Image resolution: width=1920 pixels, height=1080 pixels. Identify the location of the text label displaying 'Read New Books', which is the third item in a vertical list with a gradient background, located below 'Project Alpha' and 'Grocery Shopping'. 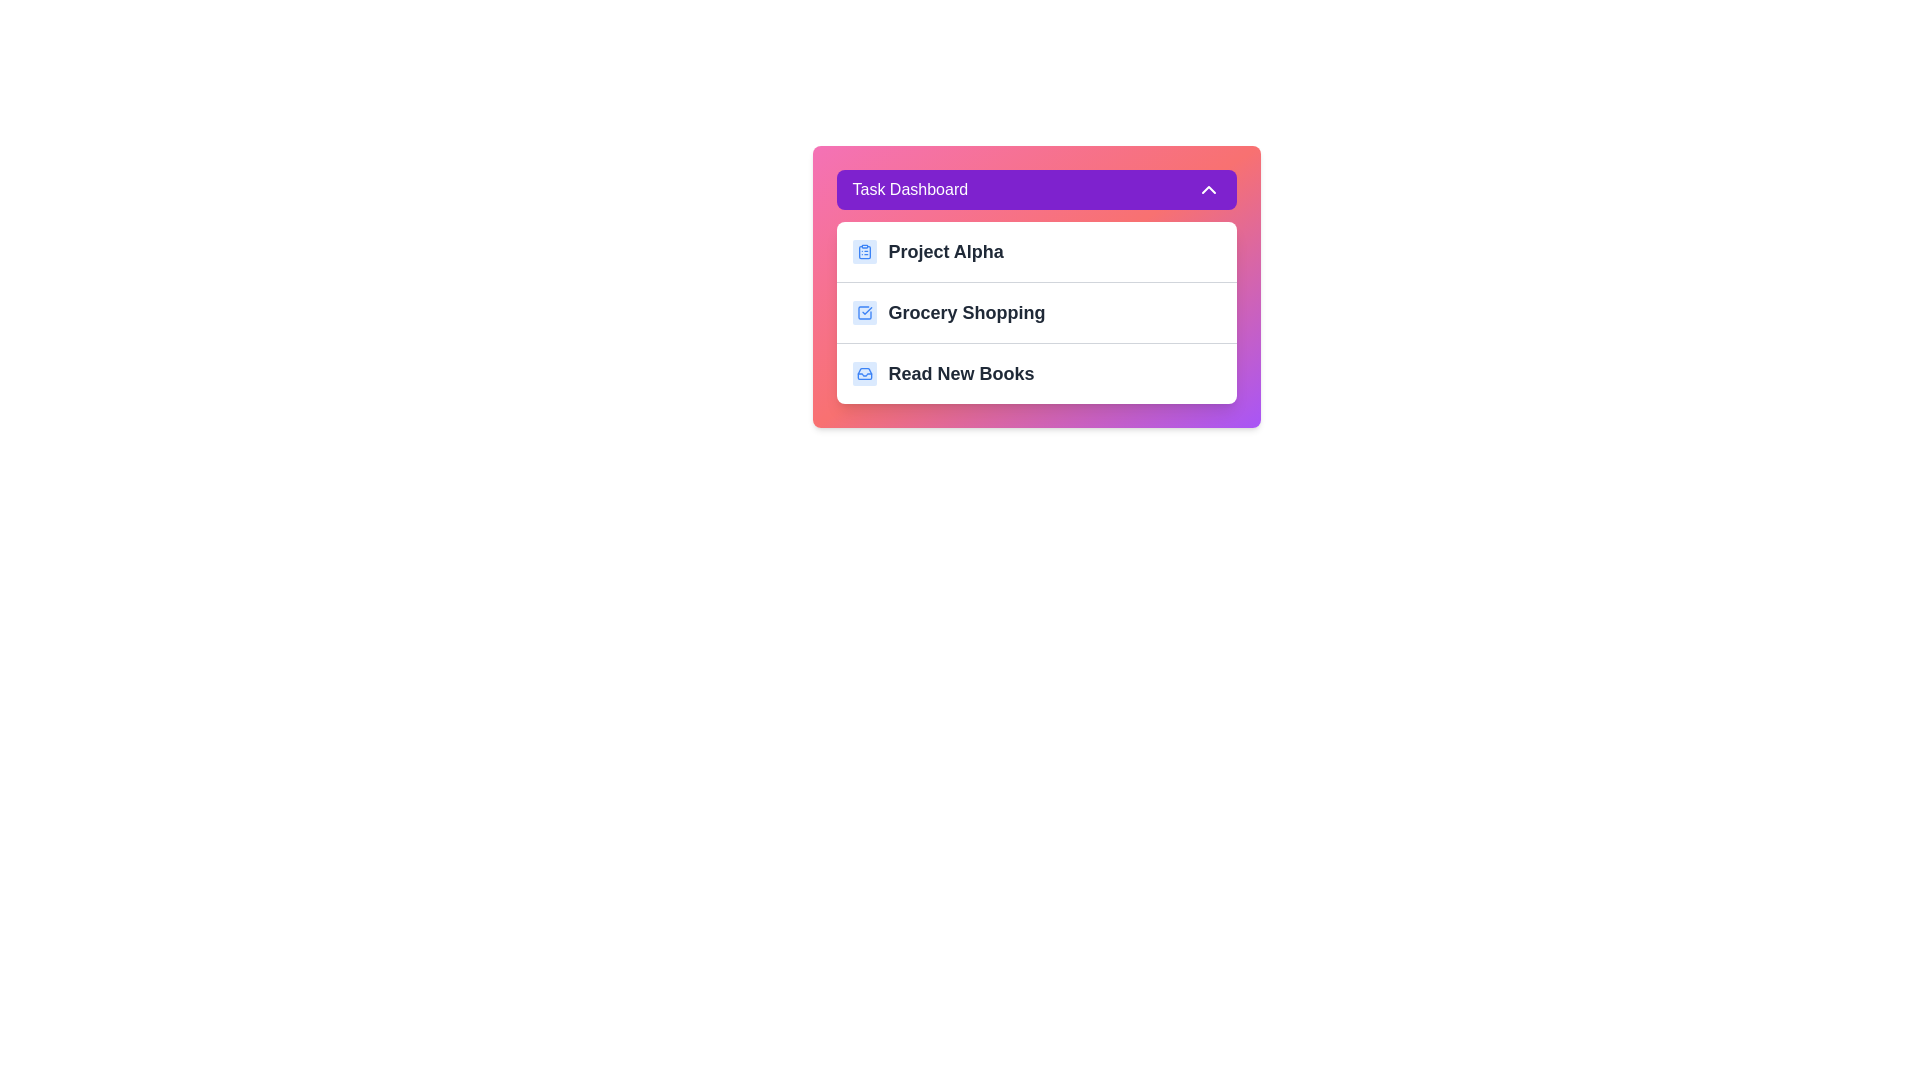
(961, 374).